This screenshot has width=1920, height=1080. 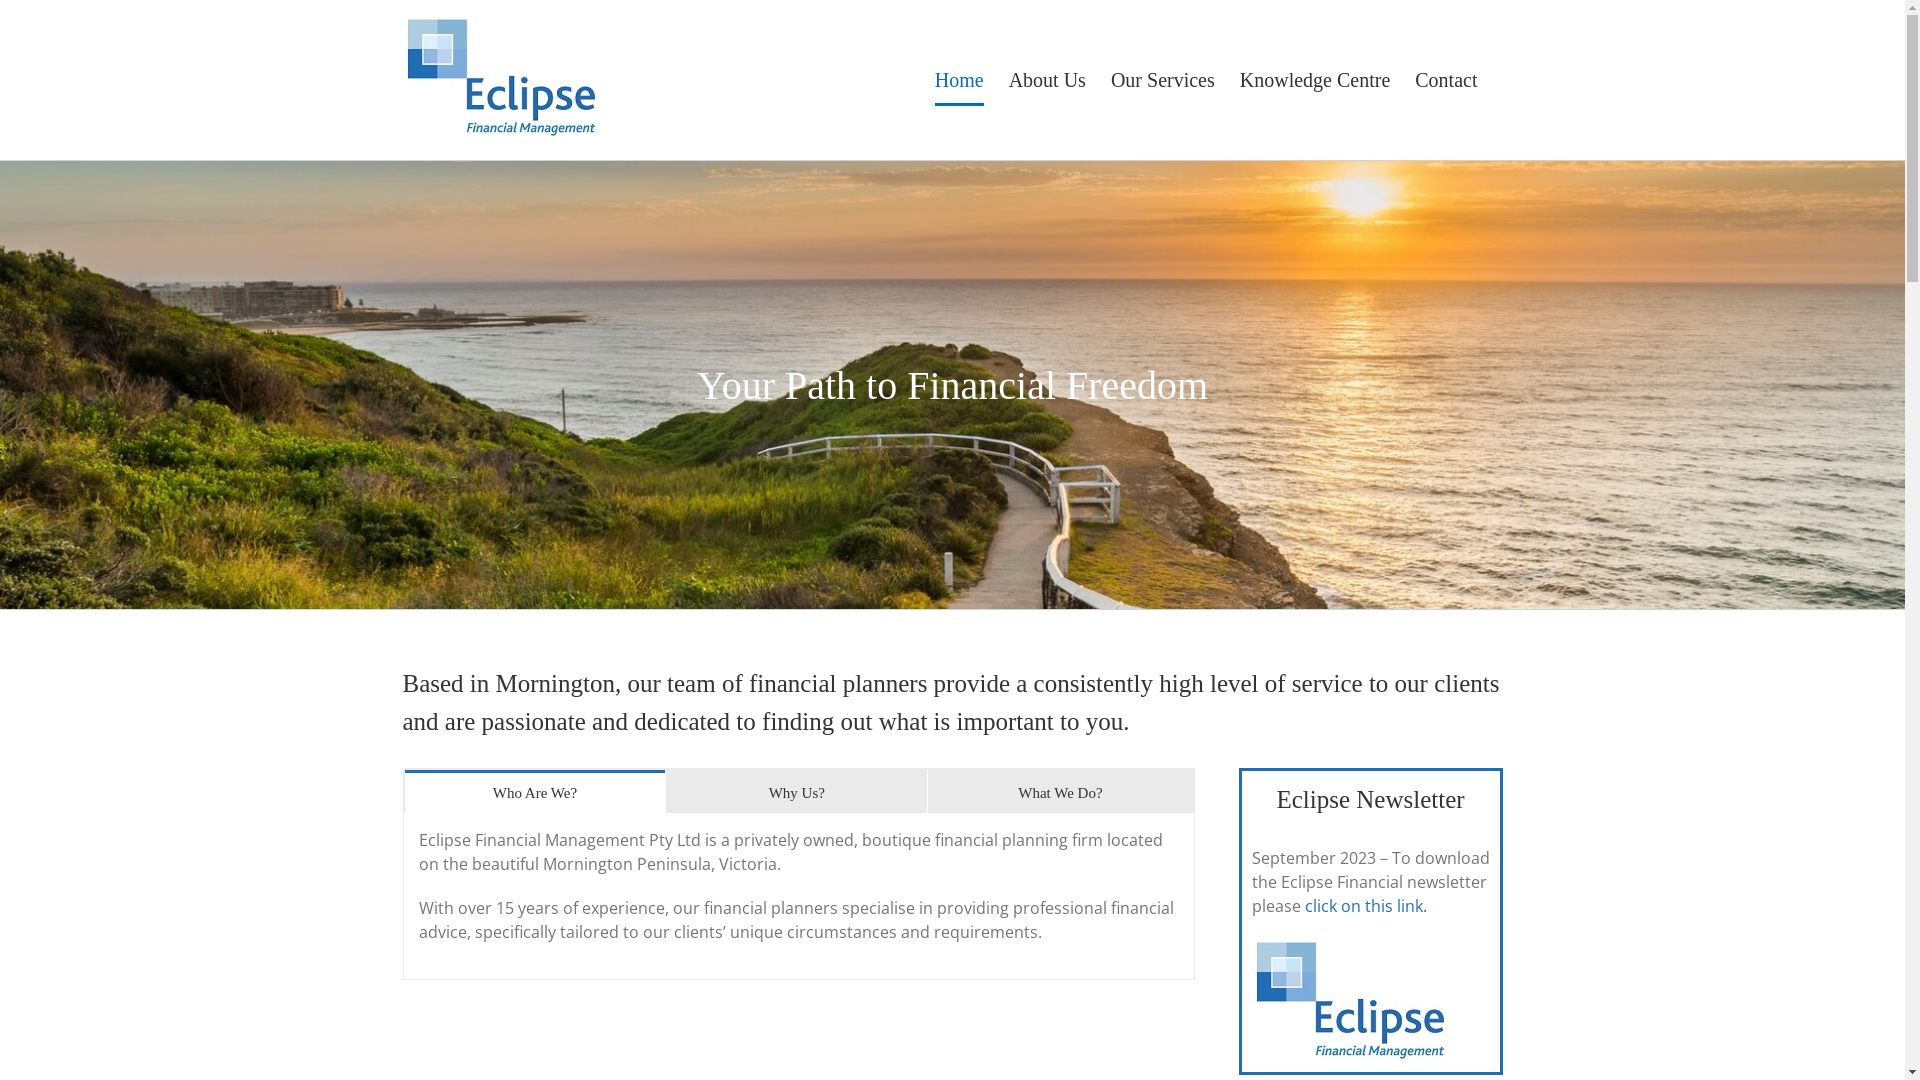 What do you see at coordinates (1109, 79) in the screenshot?
I see `'Our Services'` at bounding box center [1109, 79].